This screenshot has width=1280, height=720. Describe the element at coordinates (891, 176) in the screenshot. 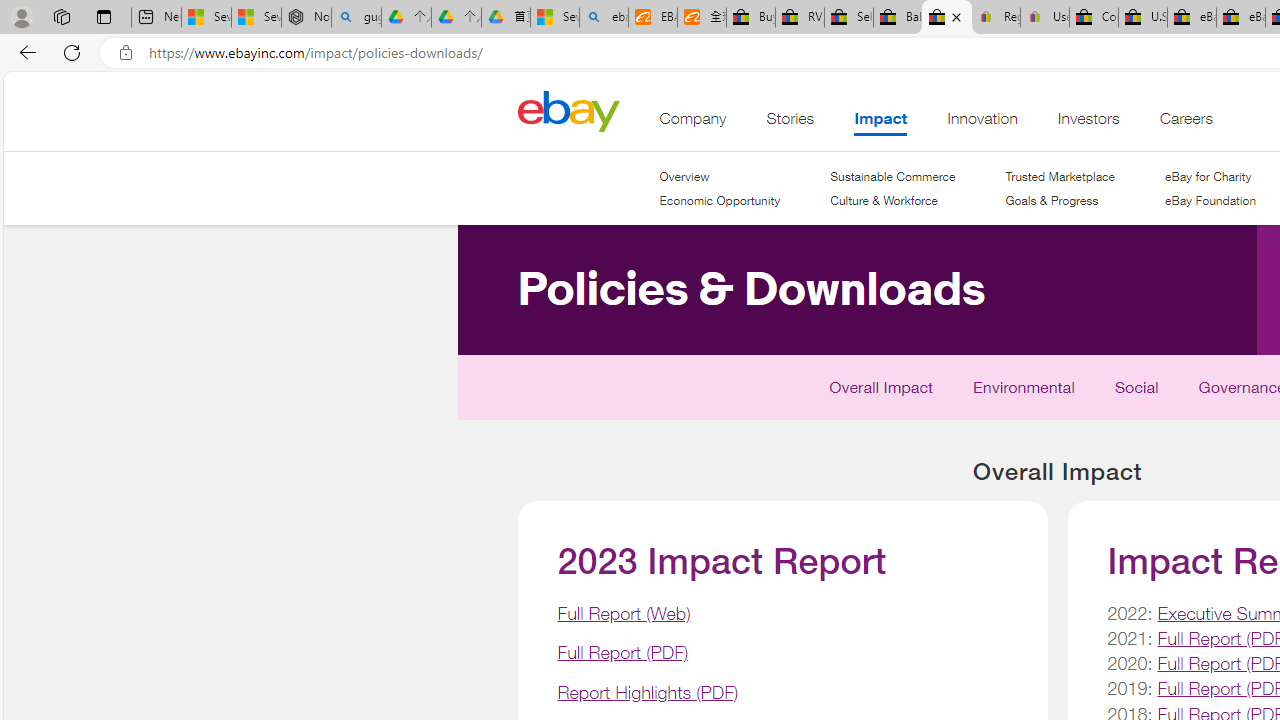

I see `'Sustainable Commerce'` at that location.